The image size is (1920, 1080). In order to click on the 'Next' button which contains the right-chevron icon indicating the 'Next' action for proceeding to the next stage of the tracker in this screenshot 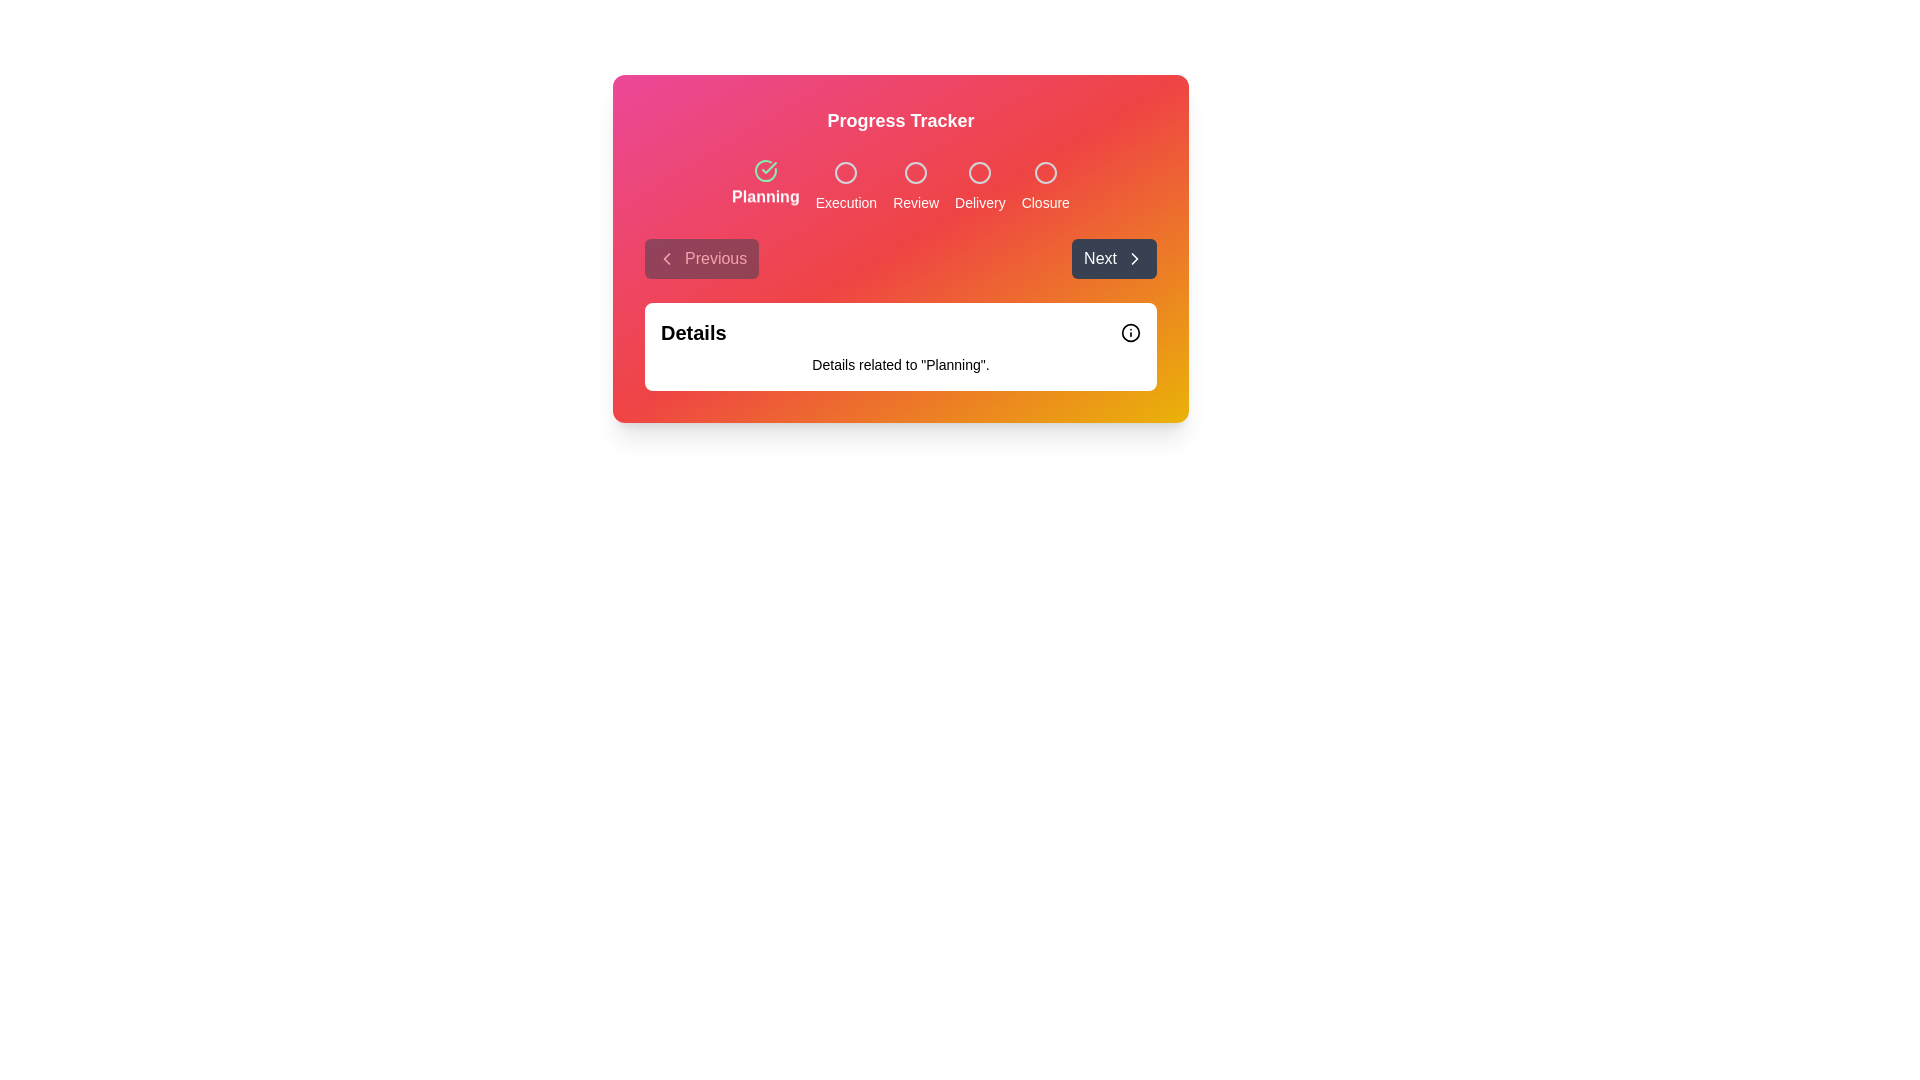, I will do `click(1134, 257)`.